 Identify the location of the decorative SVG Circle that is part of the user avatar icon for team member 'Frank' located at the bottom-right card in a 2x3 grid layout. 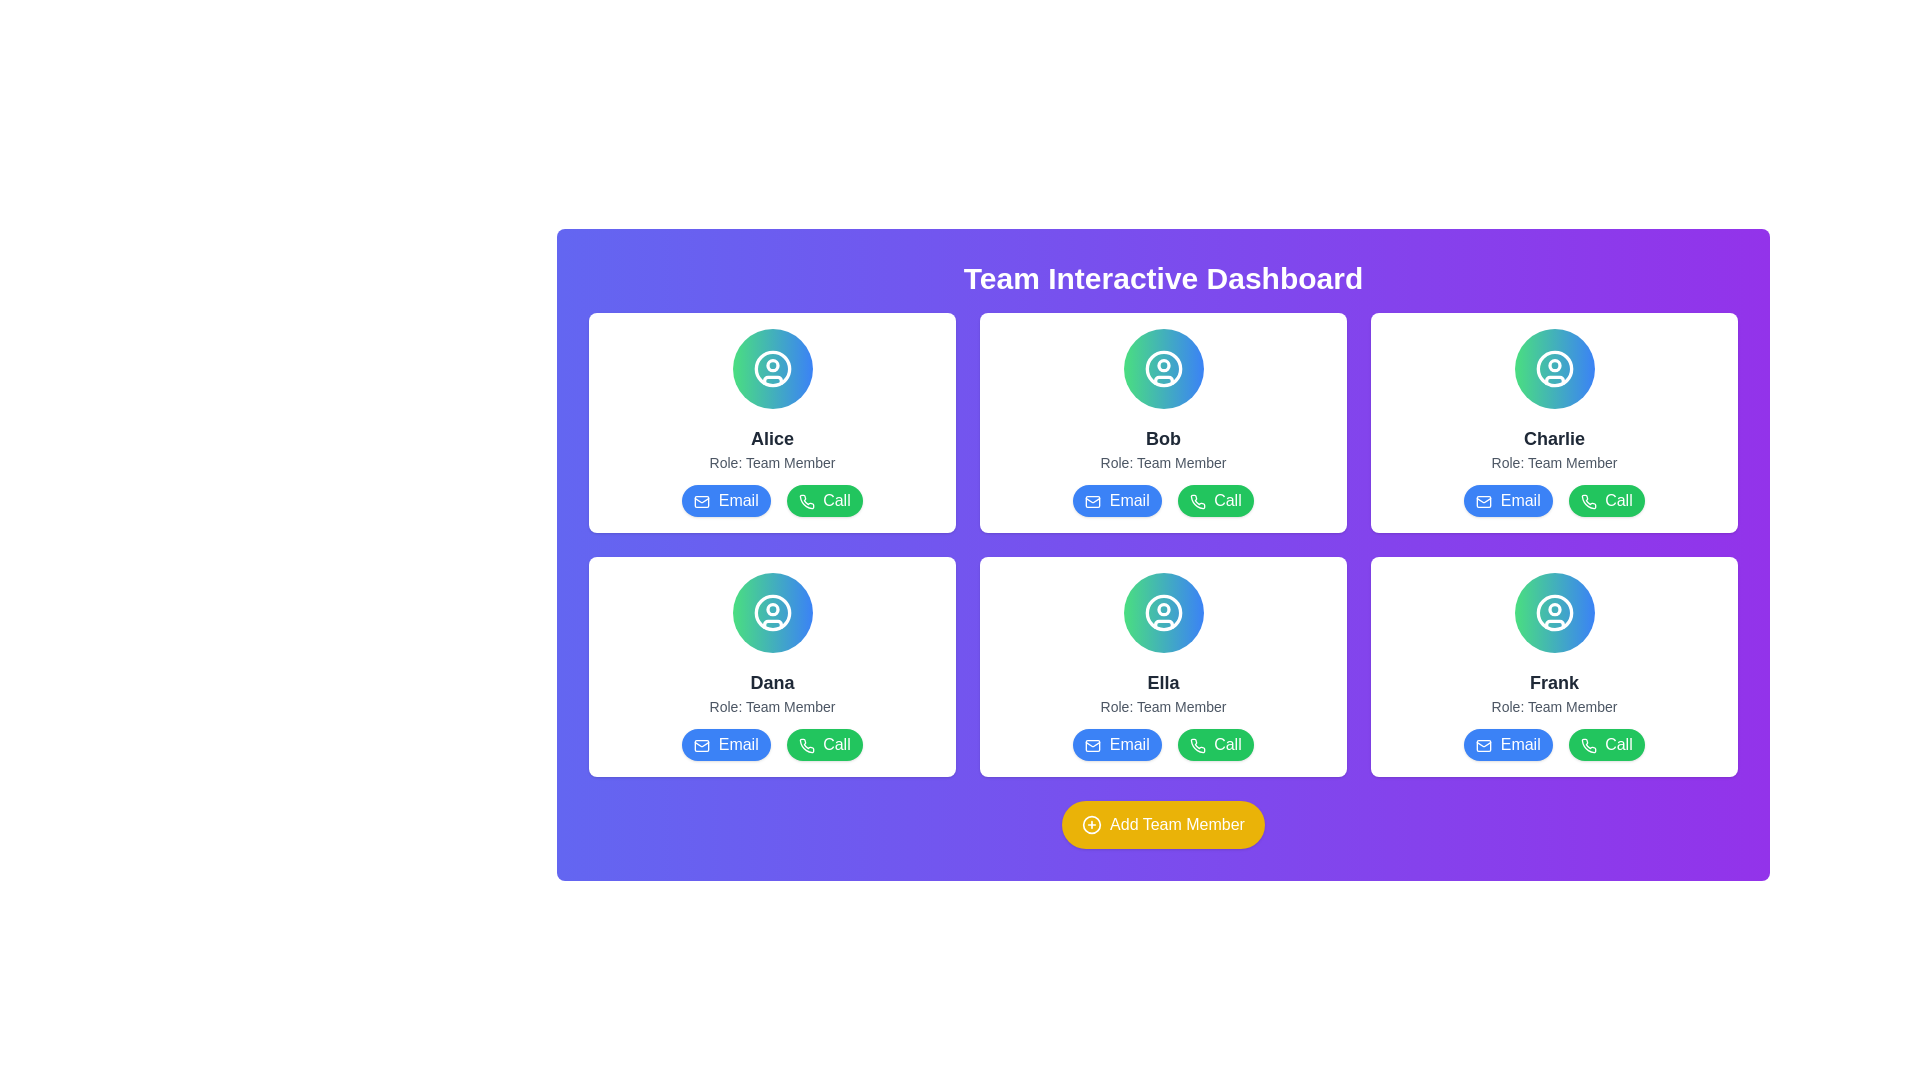
(1553, 612).